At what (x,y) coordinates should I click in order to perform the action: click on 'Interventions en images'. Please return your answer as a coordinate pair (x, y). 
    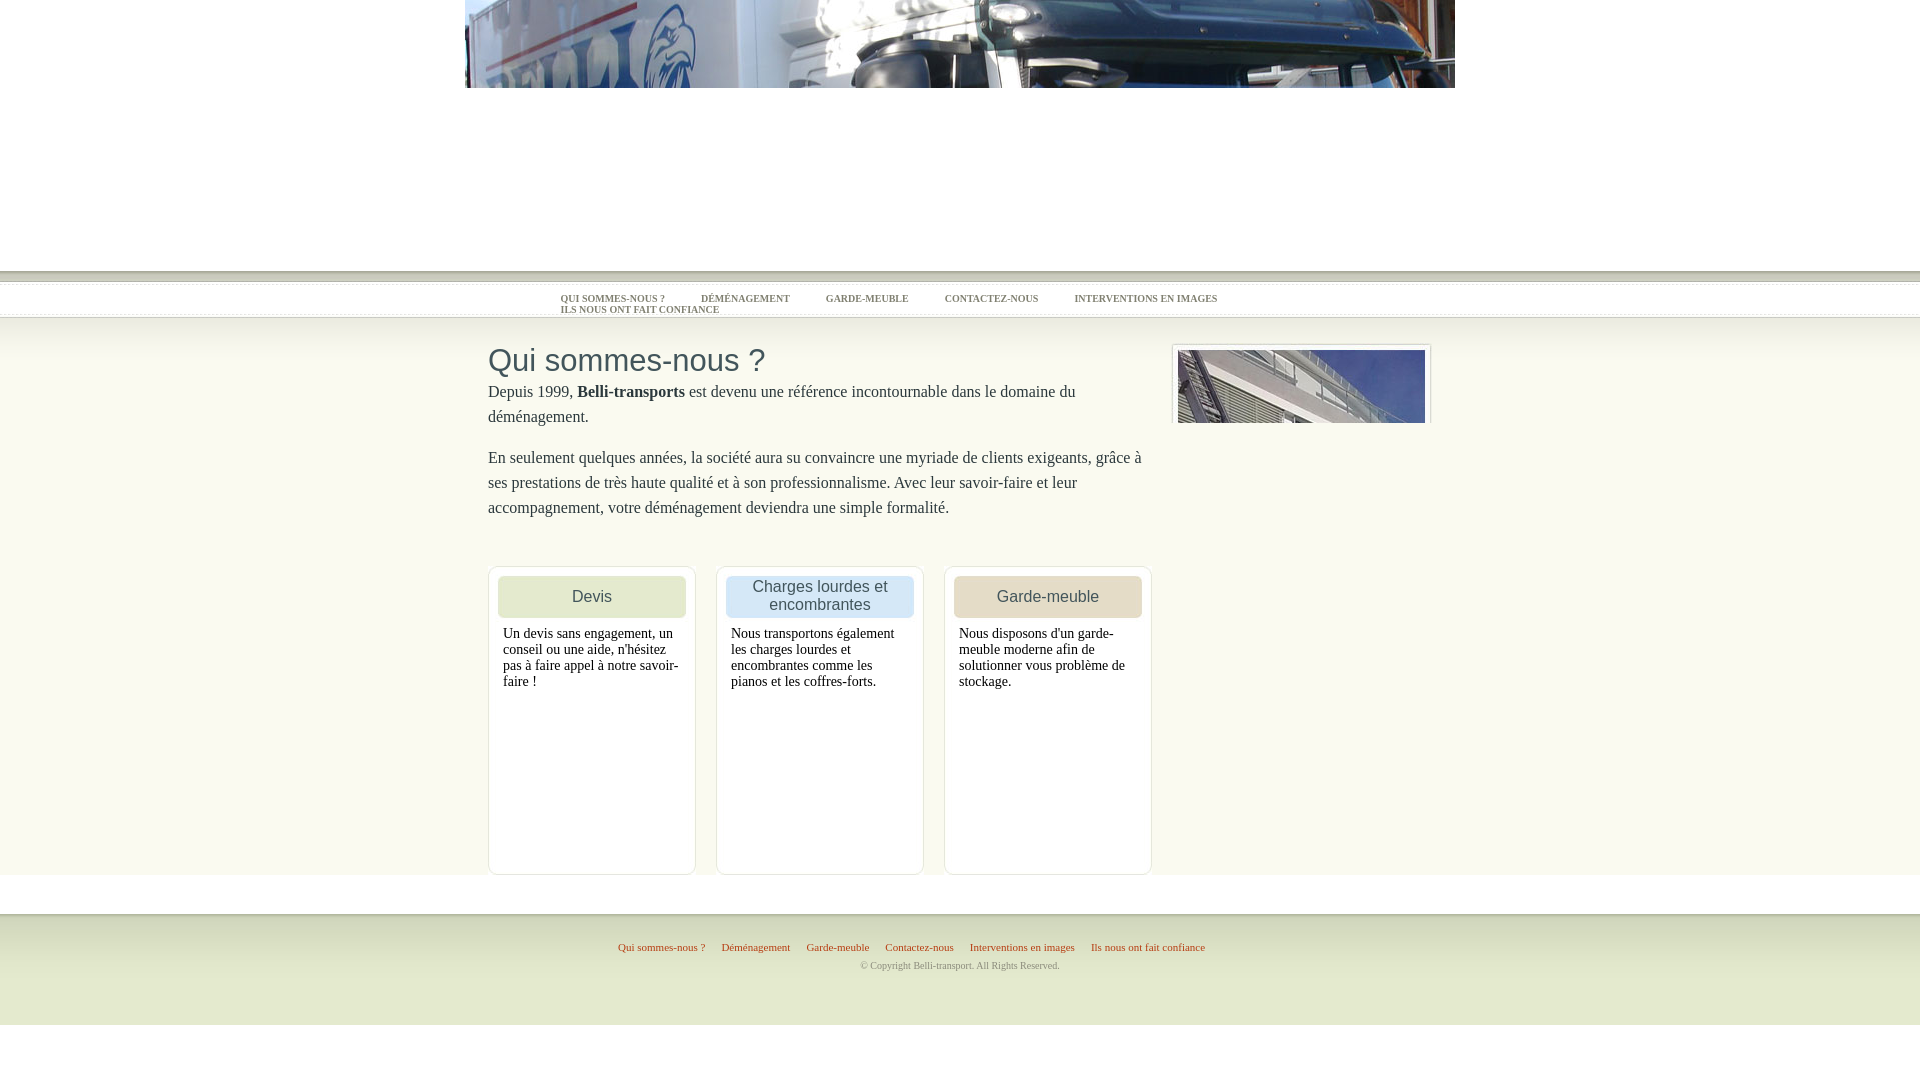
    Looking at the image, I should click on (961, 946).